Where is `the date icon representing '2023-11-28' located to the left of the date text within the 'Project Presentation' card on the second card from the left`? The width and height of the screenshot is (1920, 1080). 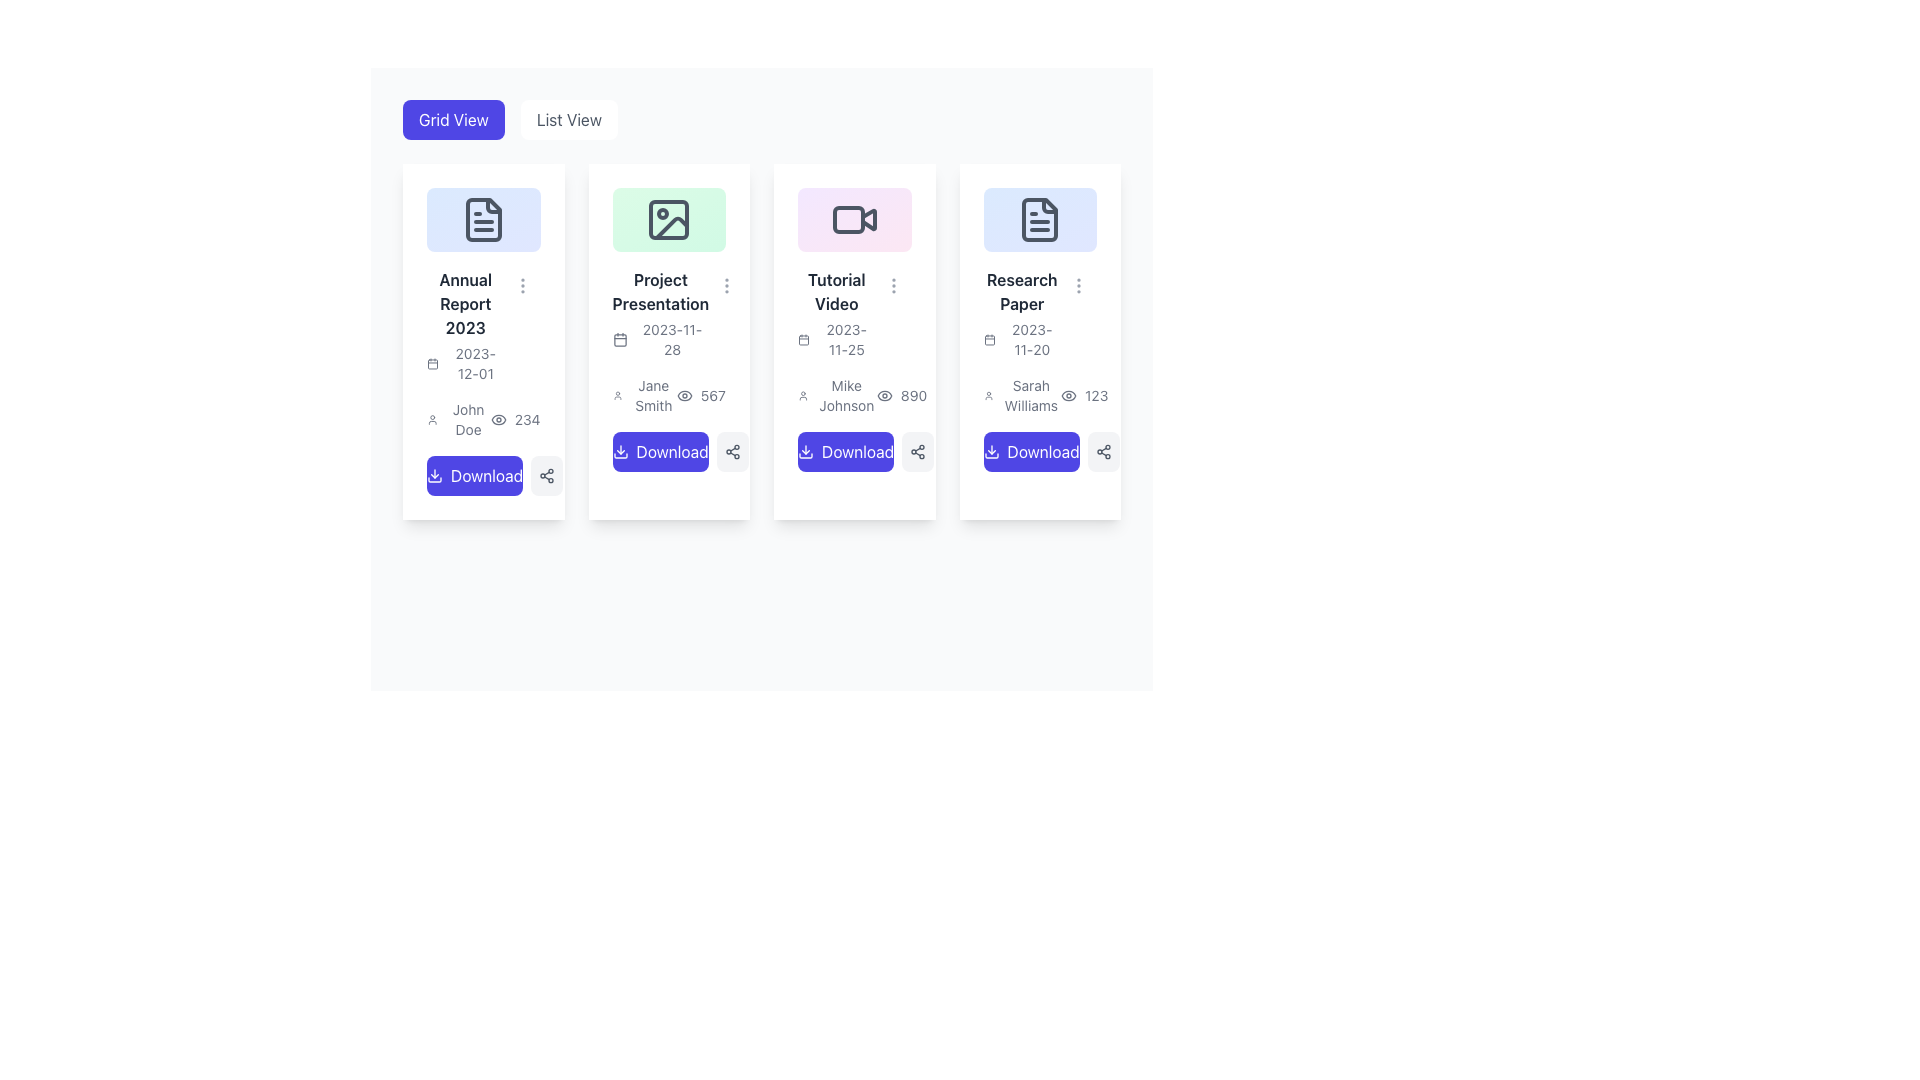
the date icon representing '2023-11-28' located to the left of the date text within the 'Project Presentation' card on the second card from the left is located at coordinates (619, 338).